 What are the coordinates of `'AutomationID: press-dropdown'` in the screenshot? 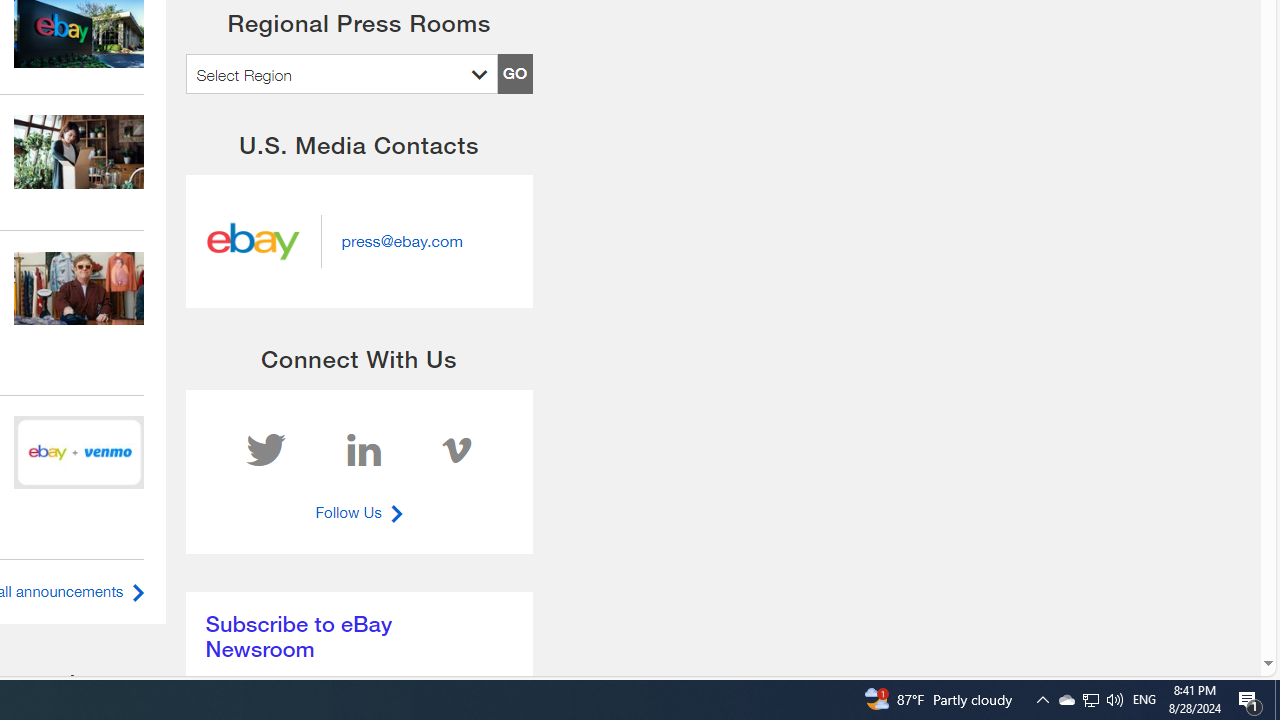 It's located at (341, 72).